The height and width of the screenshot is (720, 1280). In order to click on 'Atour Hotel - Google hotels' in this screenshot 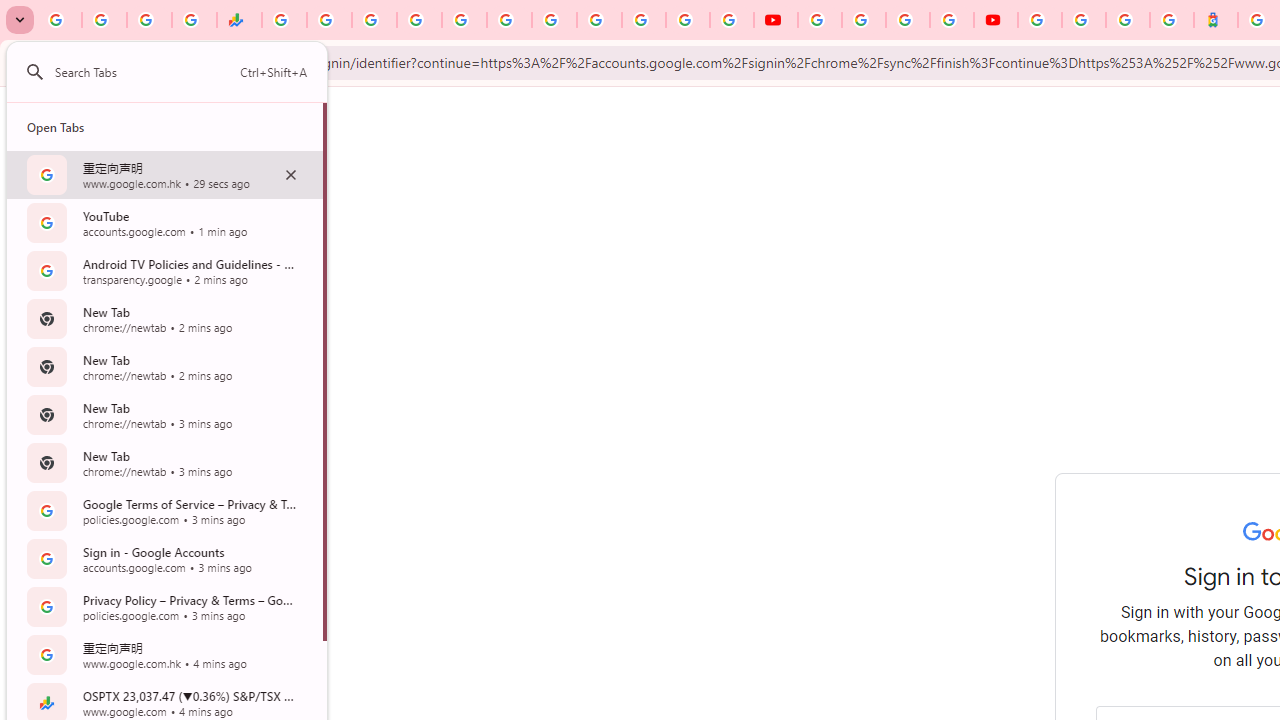, I will do `click(1215, 20)`.